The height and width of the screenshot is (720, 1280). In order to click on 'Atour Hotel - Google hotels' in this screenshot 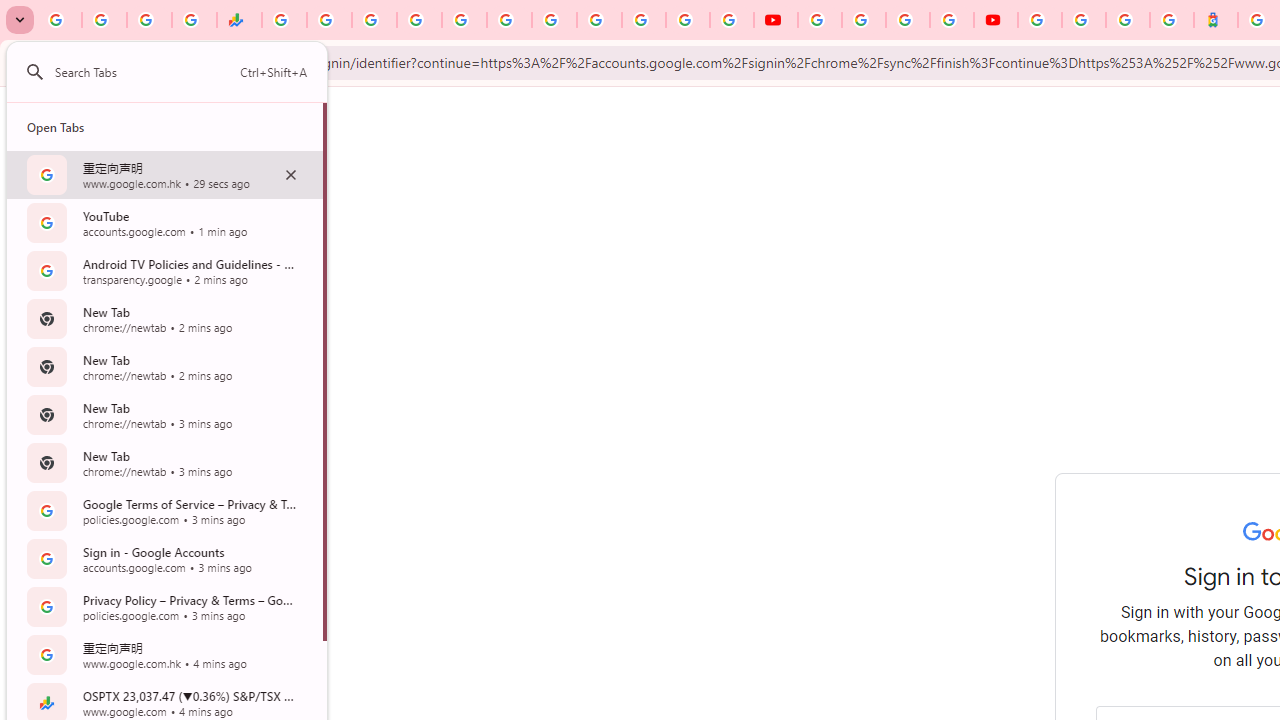, I will do `click(1215, 20)`.